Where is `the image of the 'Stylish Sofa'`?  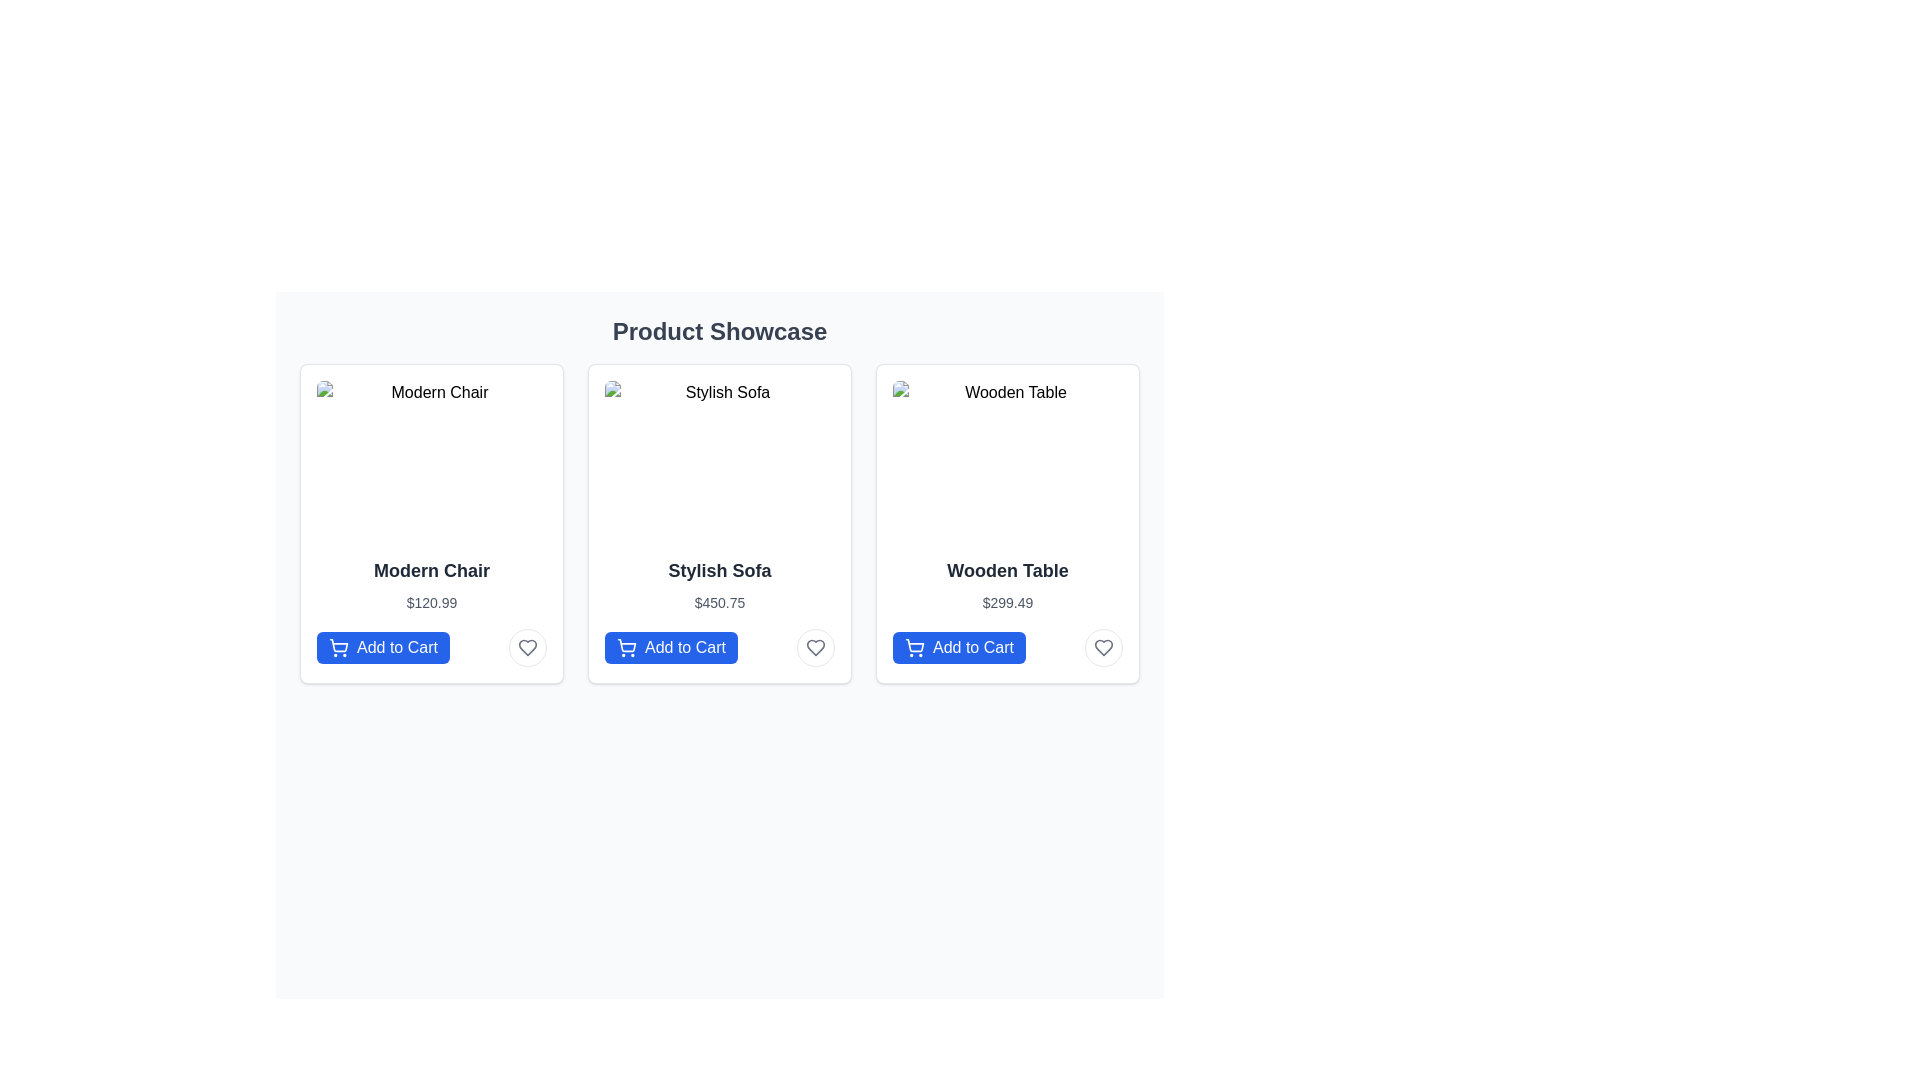
the image of the 'Stylish Sofa' is located at coordinates (720, 461).